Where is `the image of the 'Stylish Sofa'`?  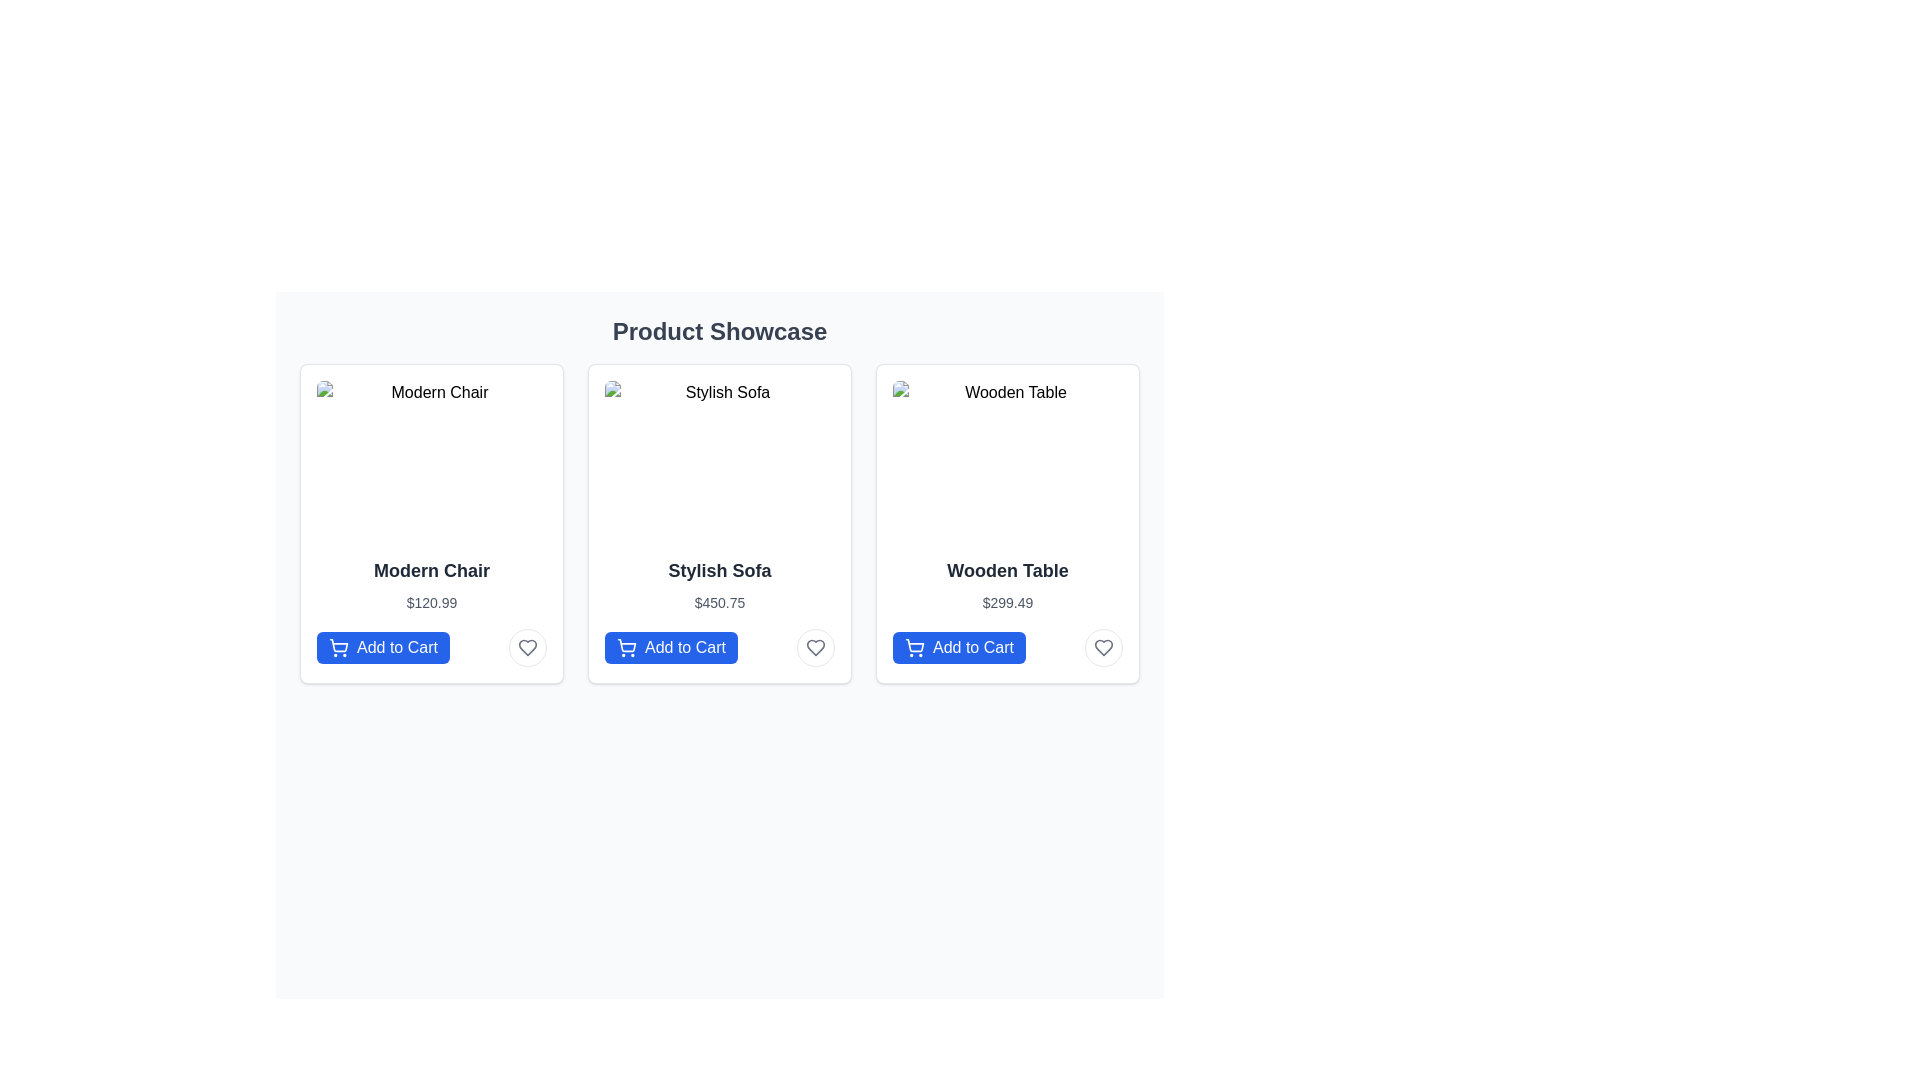
the image of the 'Stylish Sofa' is located at coordinates (720, 461).